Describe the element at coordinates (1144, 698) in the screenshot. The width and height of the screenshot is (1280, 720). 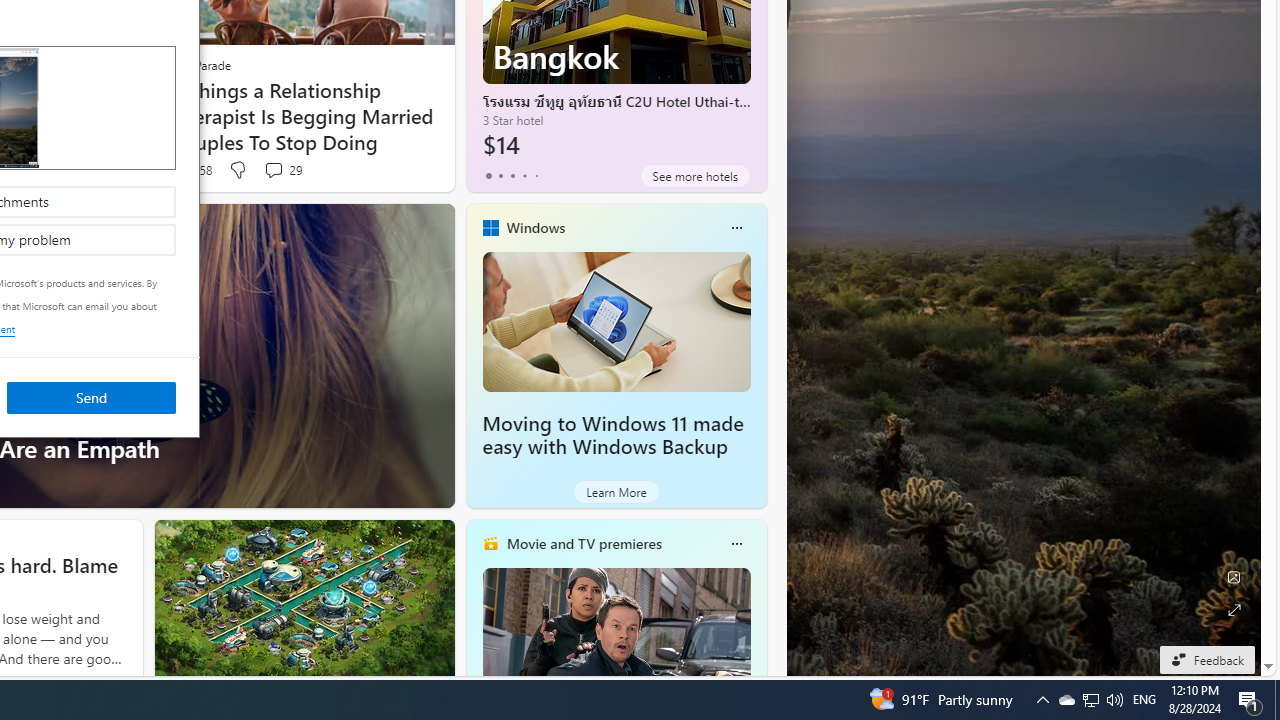
I see `'Tray Input Indicator - English (United States)'` at that location.